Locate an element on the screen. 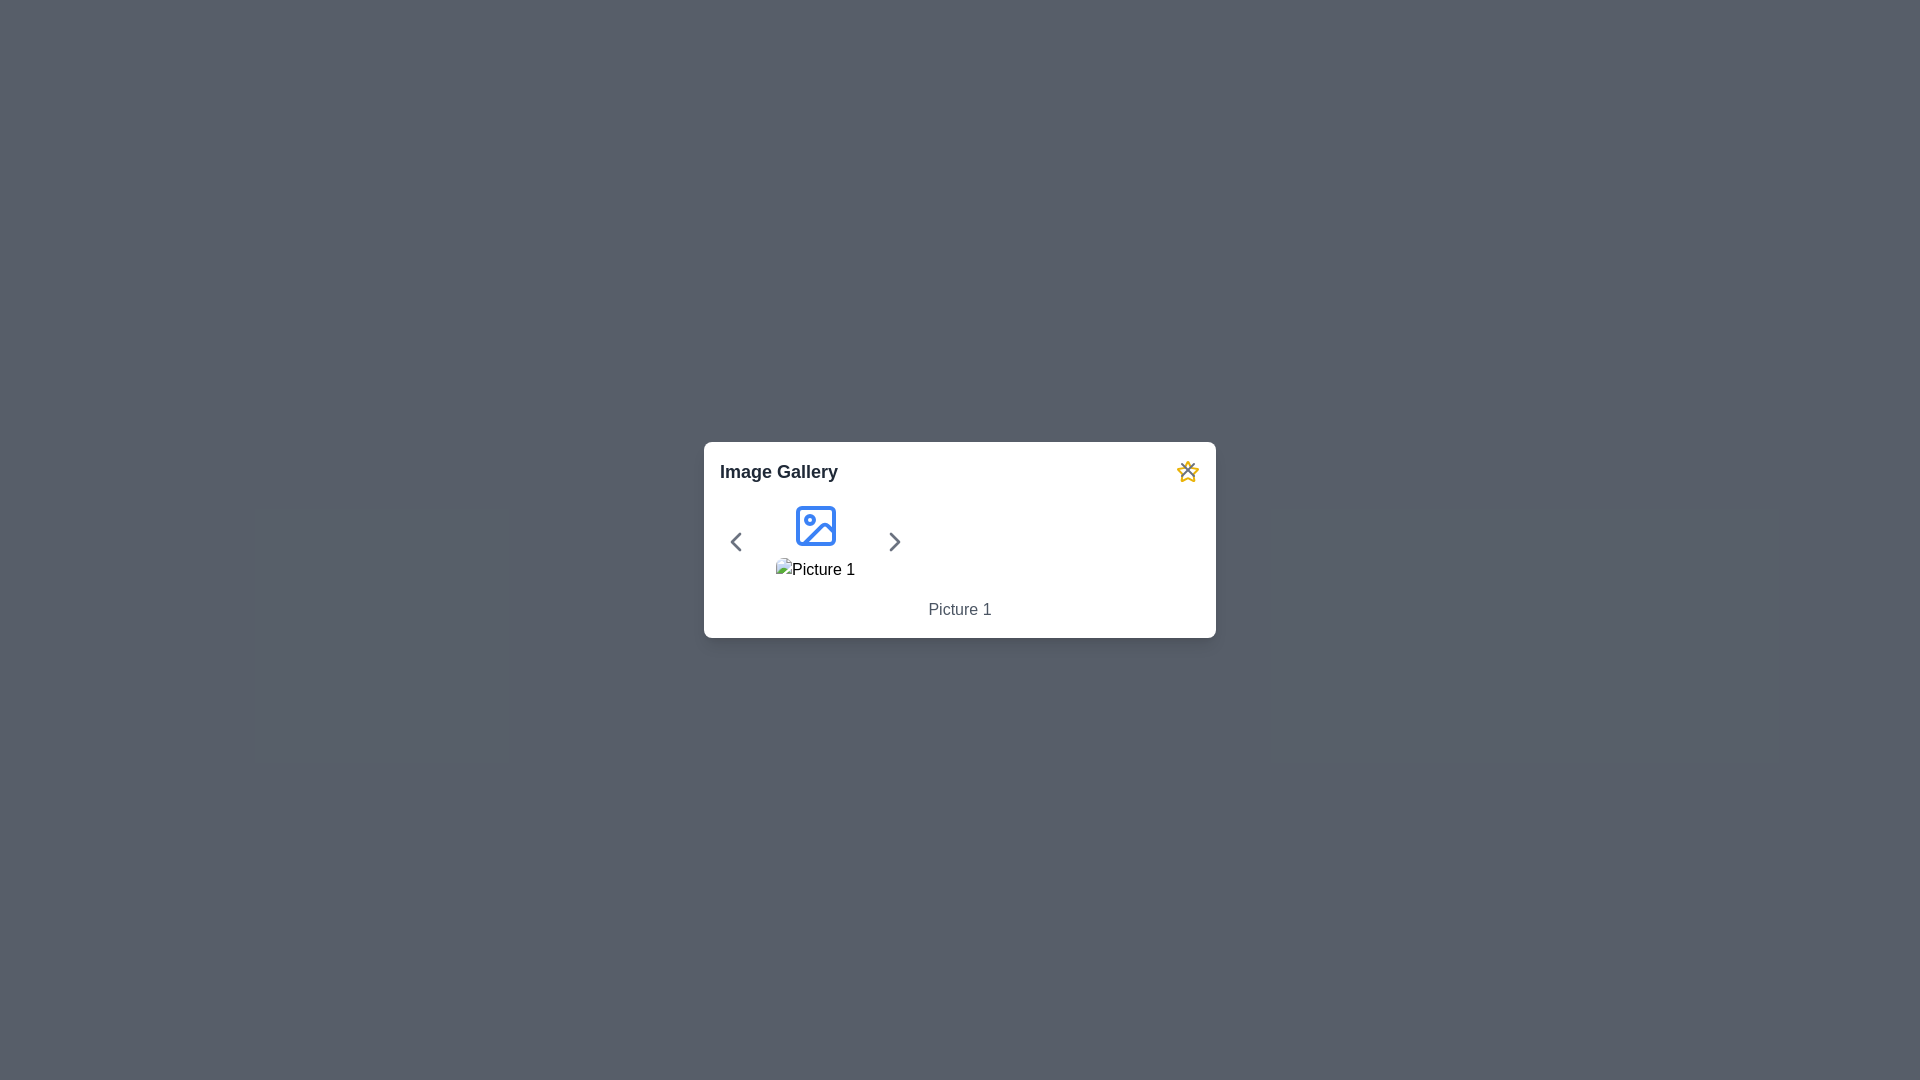  the graphical SVG shape element with rounded corners located in the middle of a gallery interface is located at coordinates (815, 524).